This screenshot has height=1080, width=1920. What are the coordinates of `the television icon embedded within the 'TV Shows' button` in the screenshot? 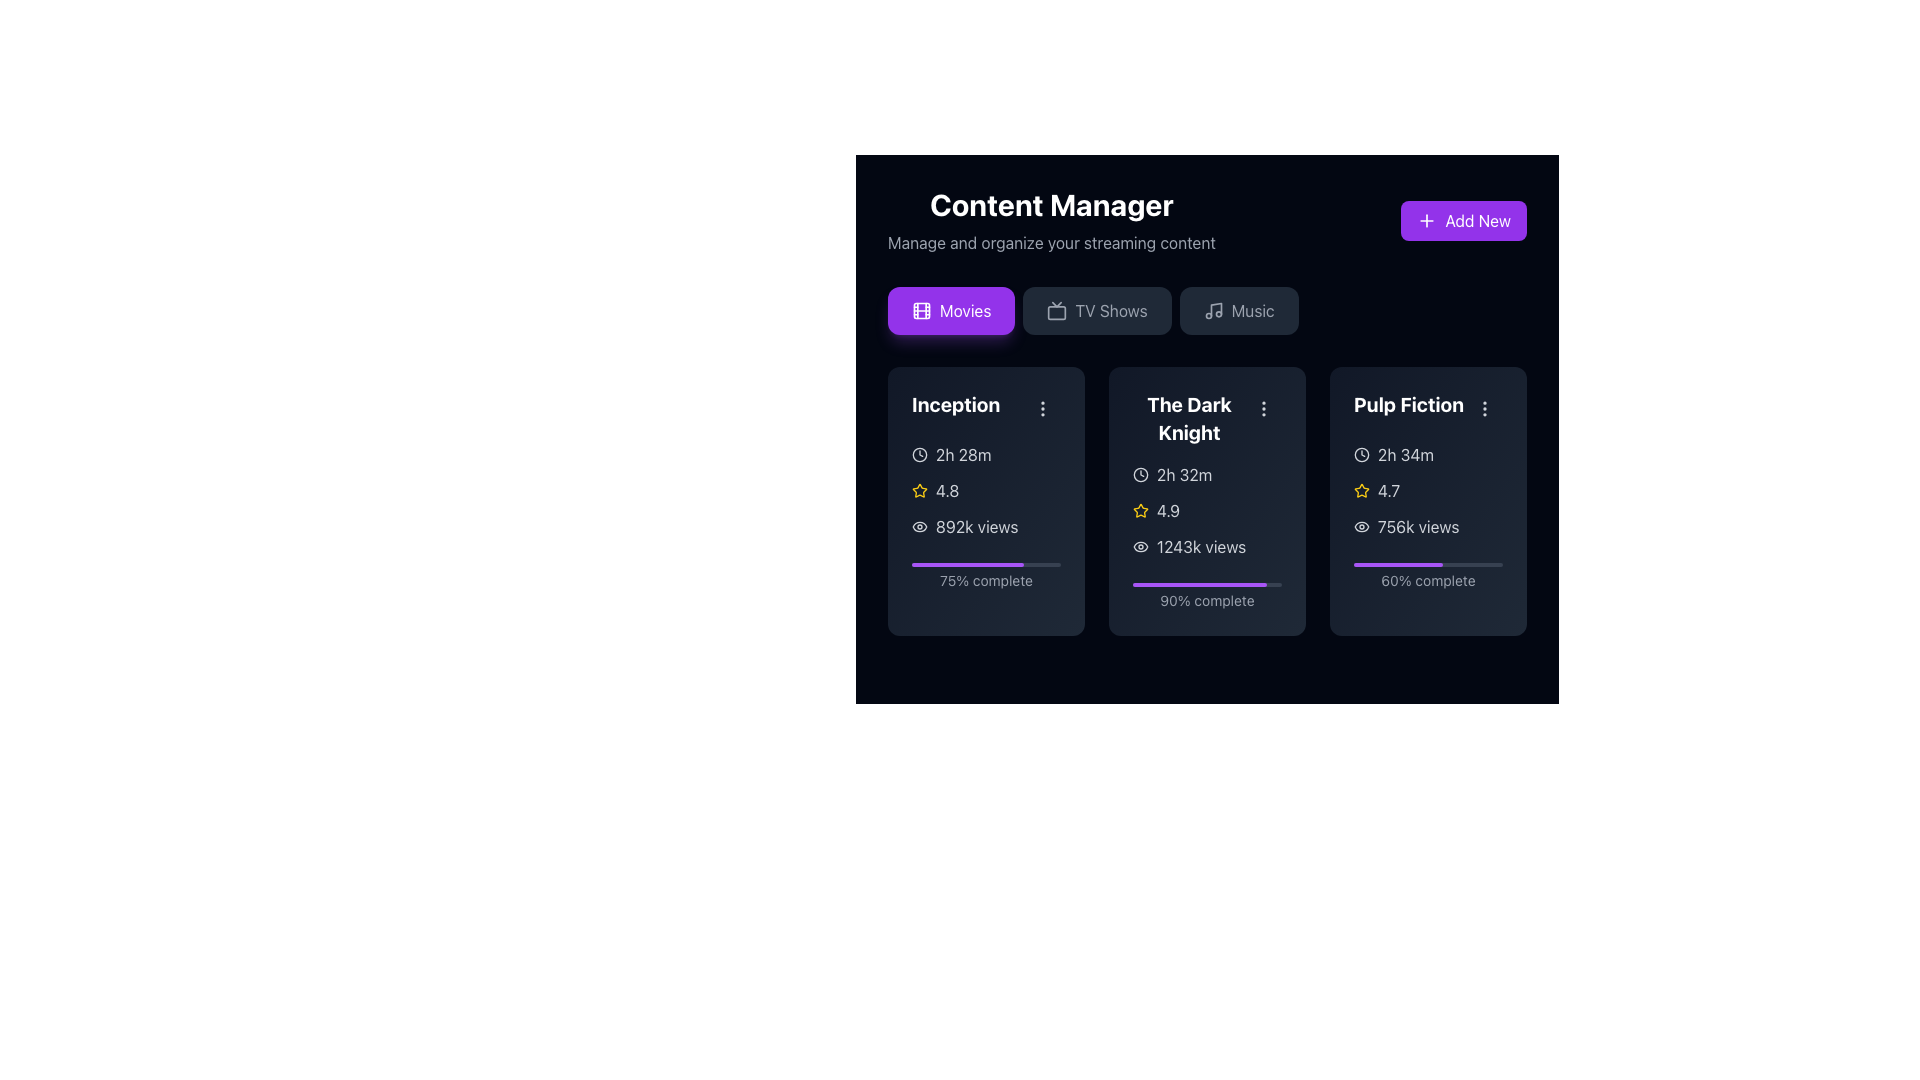 It's located at (1056, 311).